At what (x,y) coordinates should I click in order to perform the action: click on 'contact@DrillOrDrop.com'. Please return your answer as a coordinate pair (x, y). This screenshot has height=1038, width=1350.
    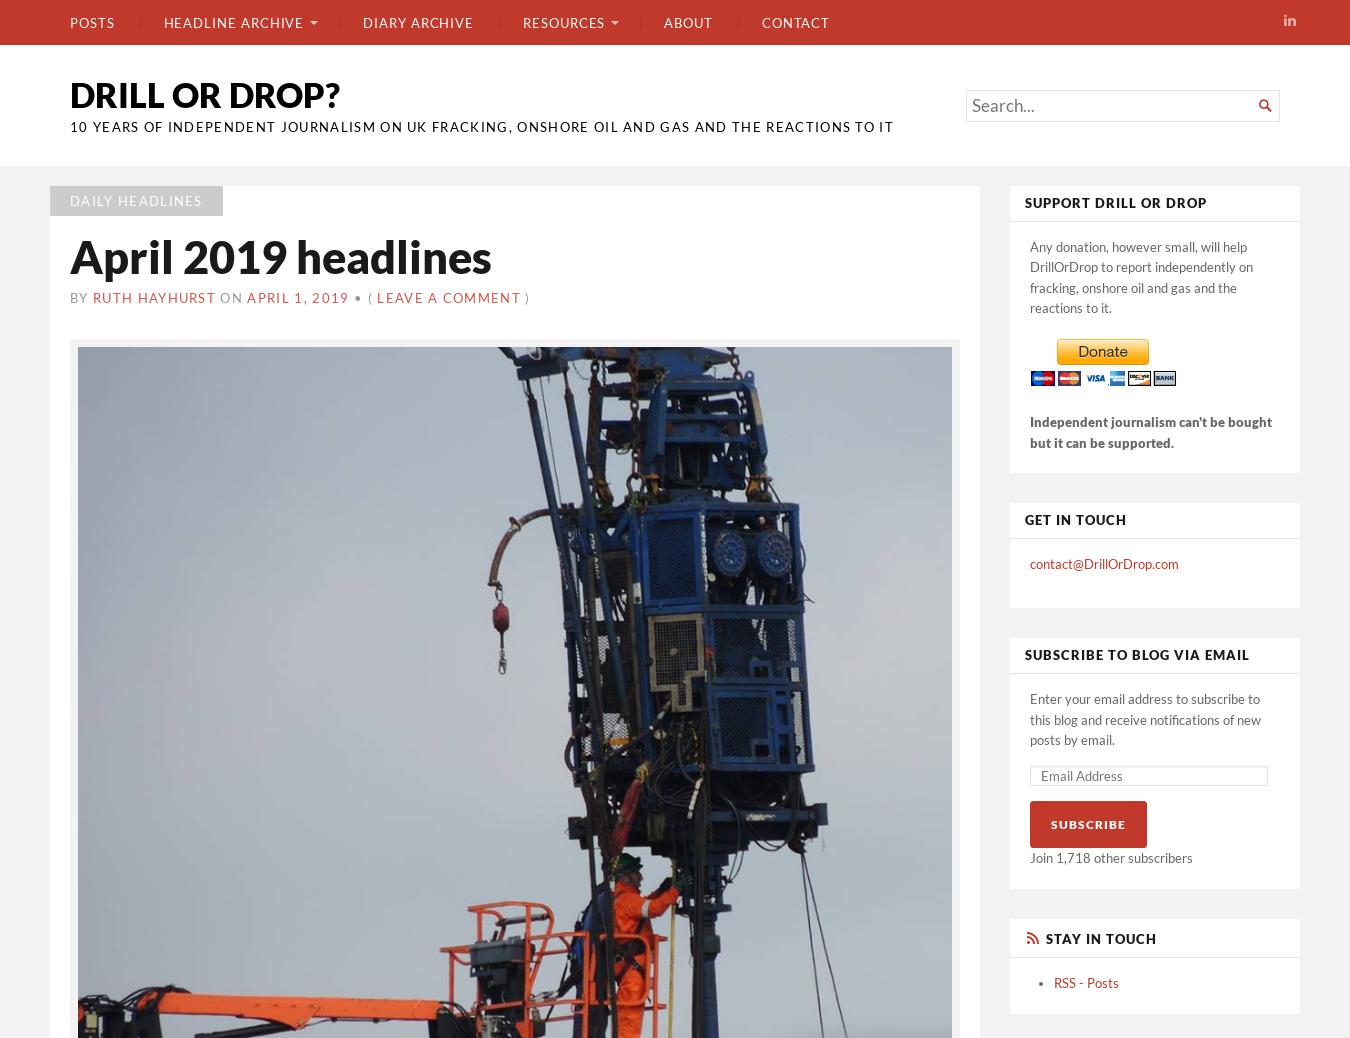
    Looking at the image, I should click on (1030, 563).